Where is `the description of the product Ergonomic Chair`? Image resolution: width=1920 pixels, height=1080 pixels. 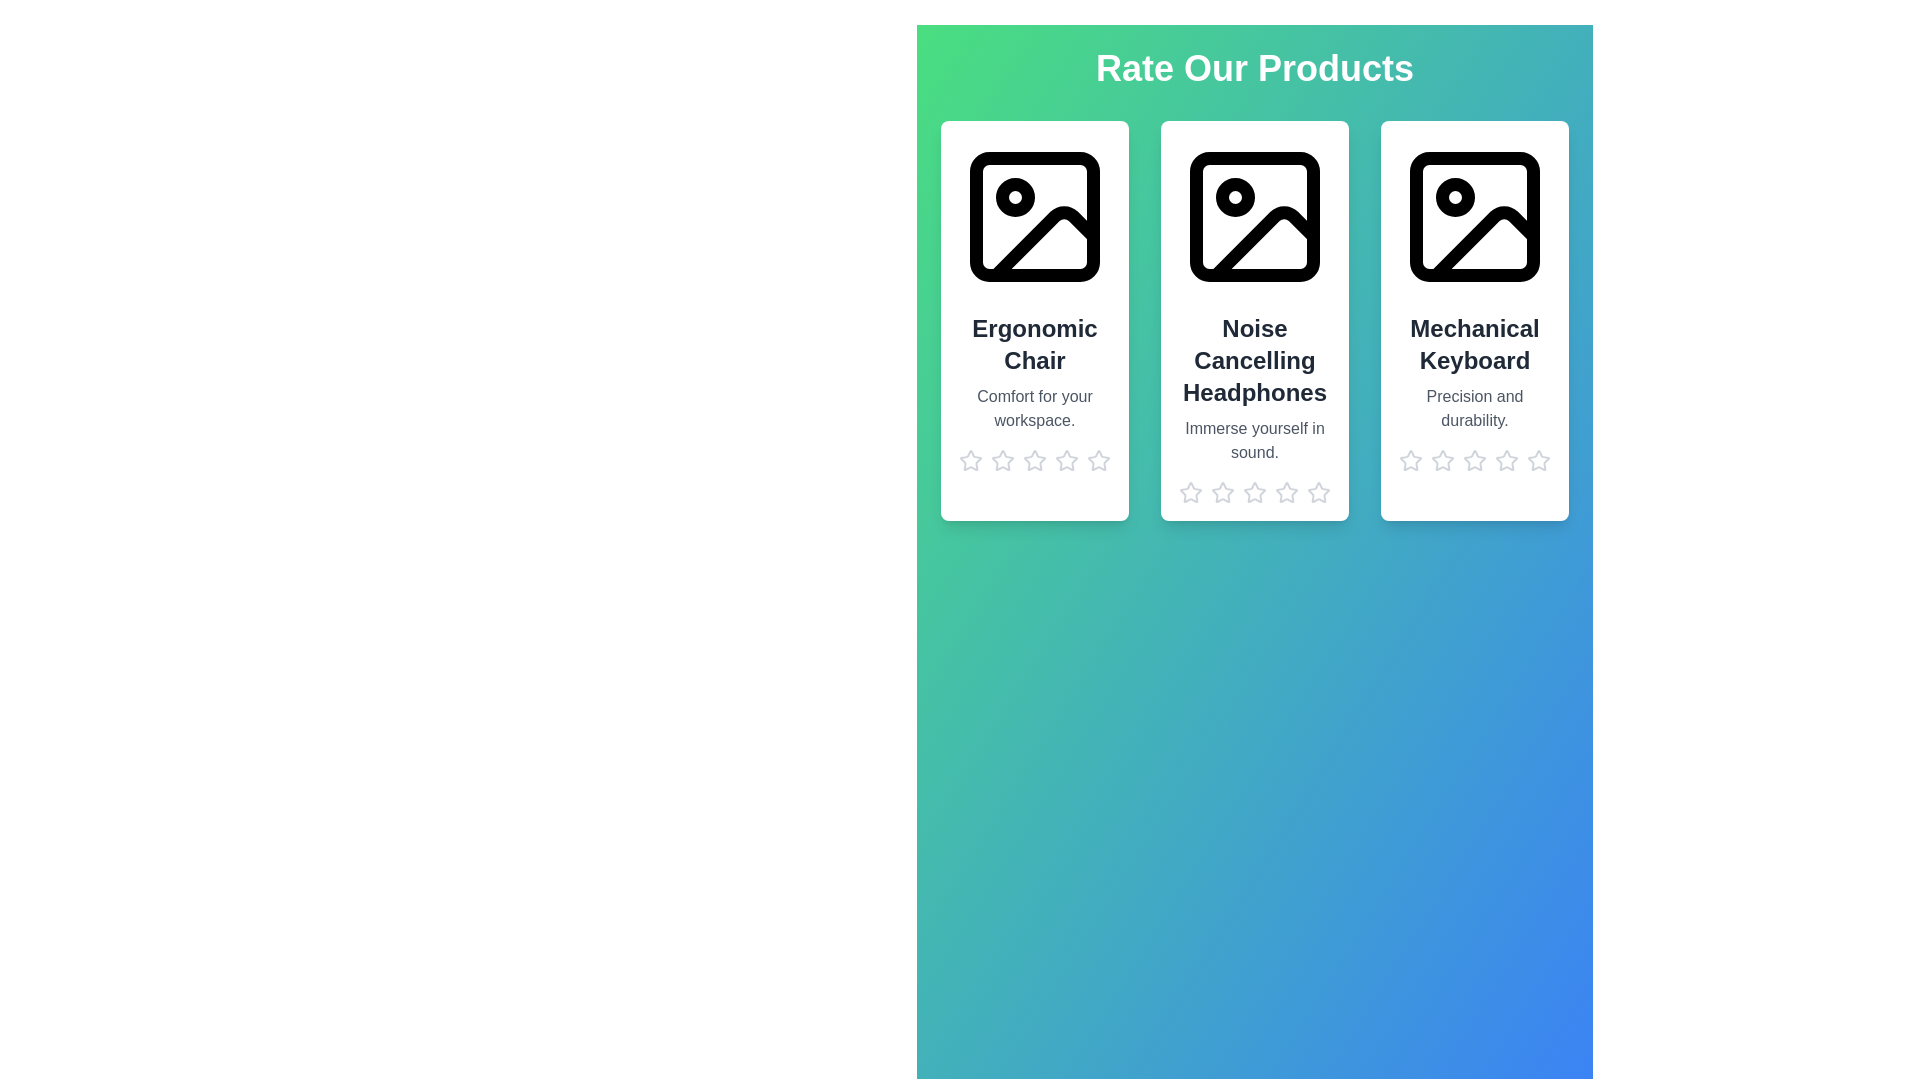
the description of the product Ergonomic Chair is located at coordinates (1035, 407).